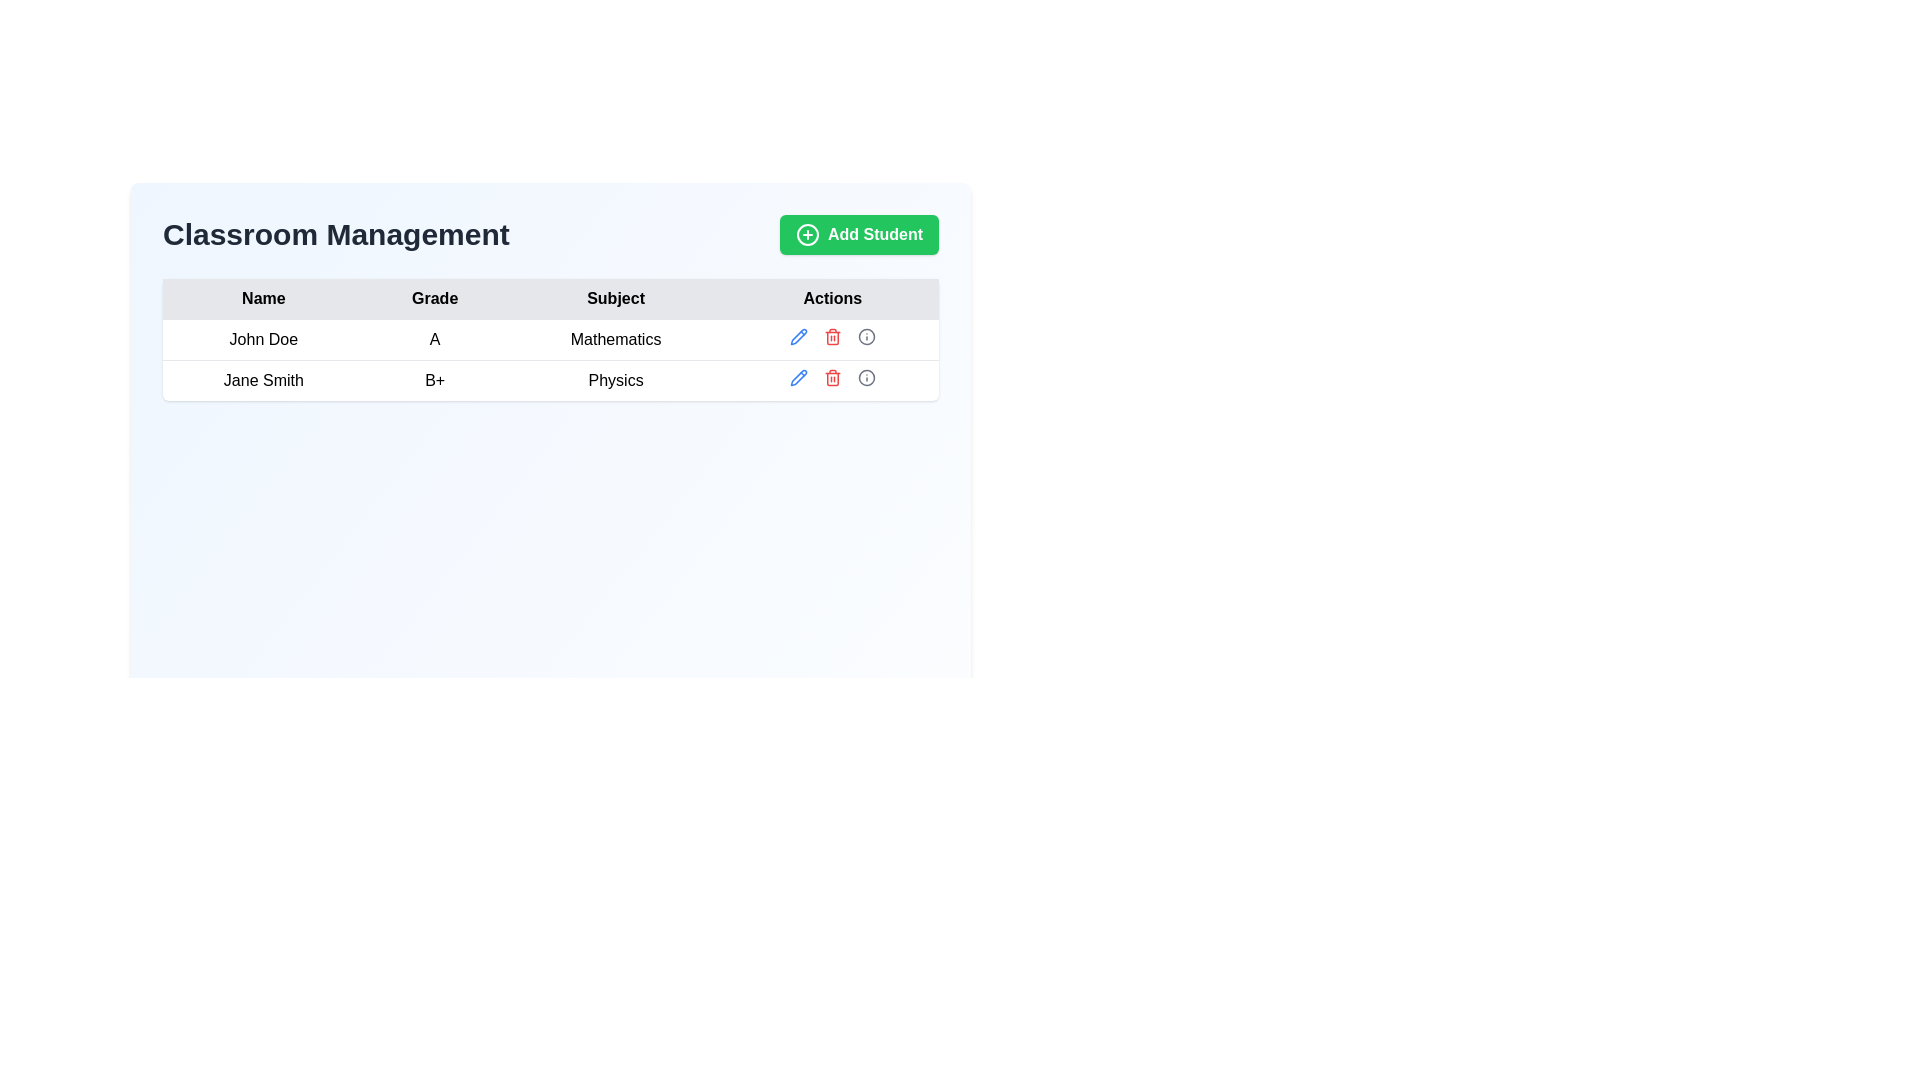 Image resolution: width=1920 pixels, height=1080 pixels. I want to click on the text label 'John Doe' which is displayed in bold within a table structure indicating a student's information, located at the center of the element's bounding box, so click(262, 338).